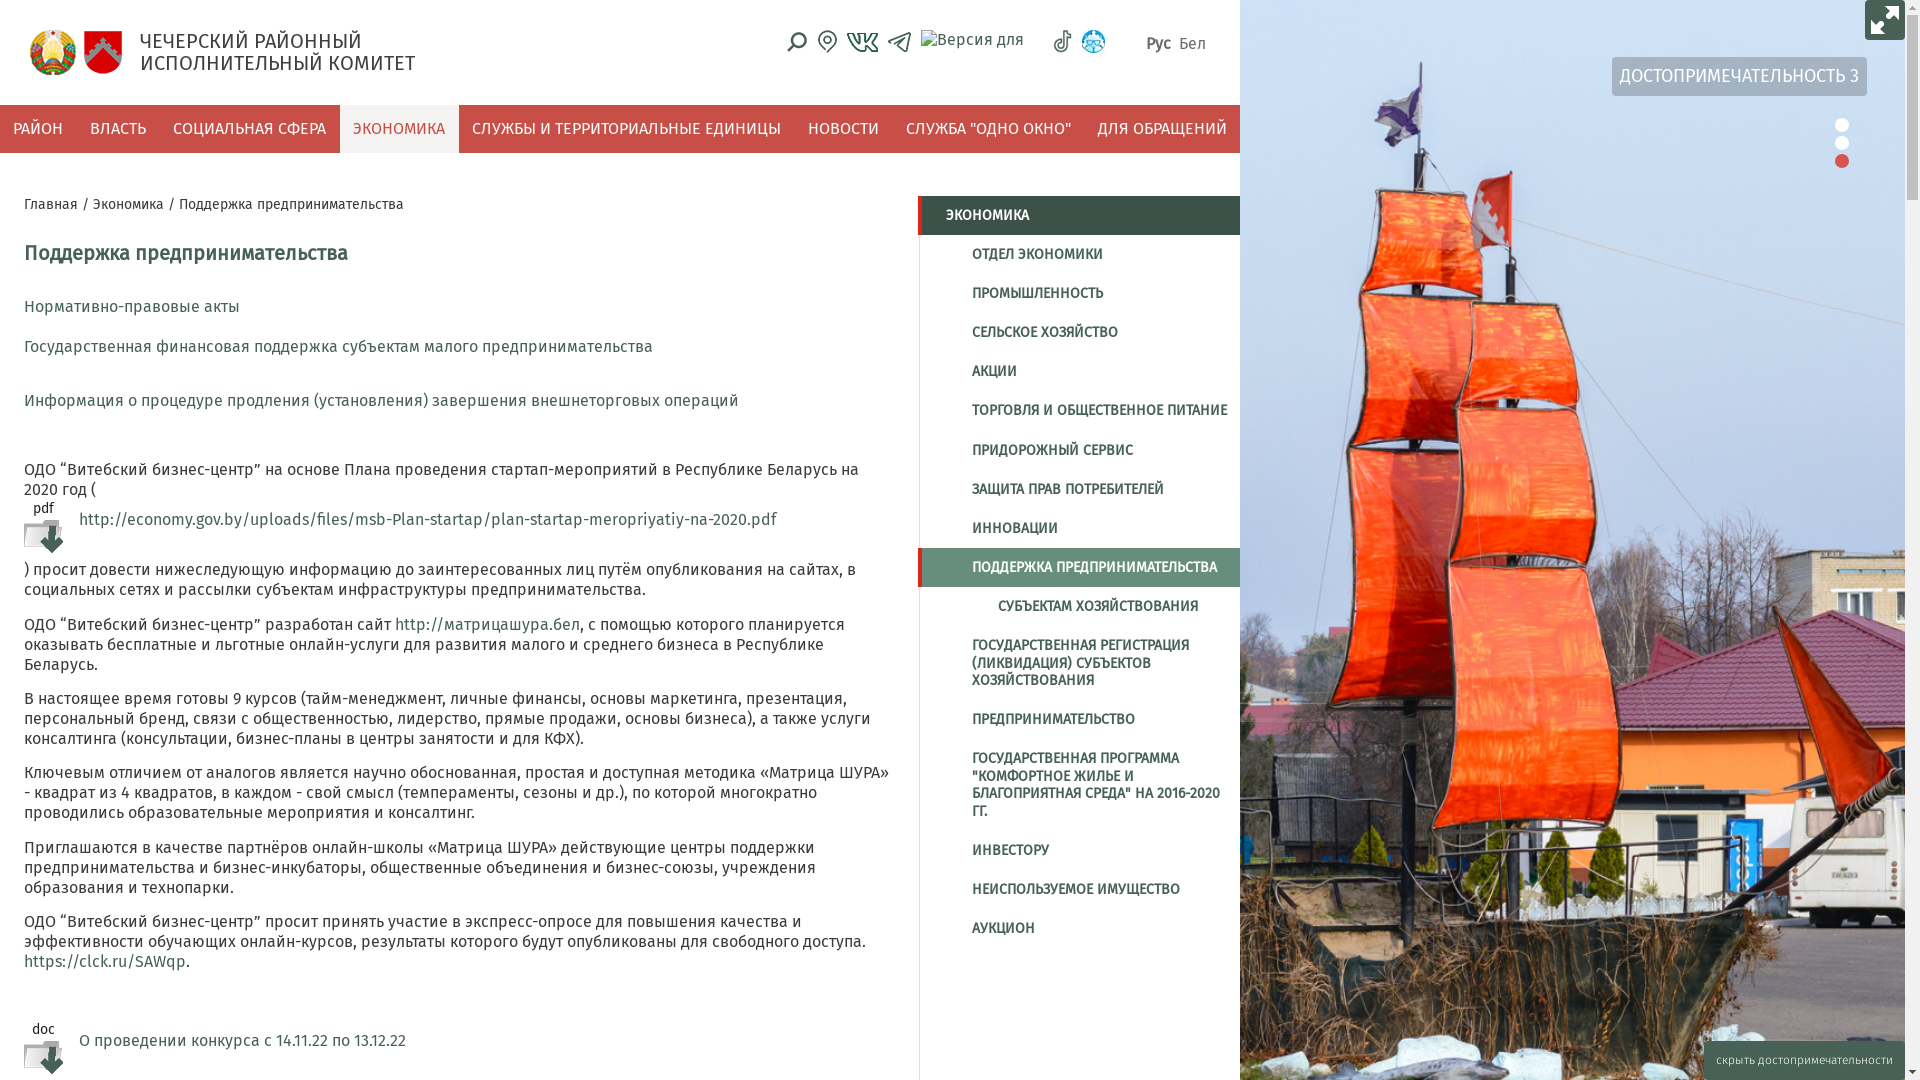 This screenshot has width=1920, height=1080. Describe the element at coordinates (1841, 124) in the screenshot. I see `'1'` at that location.